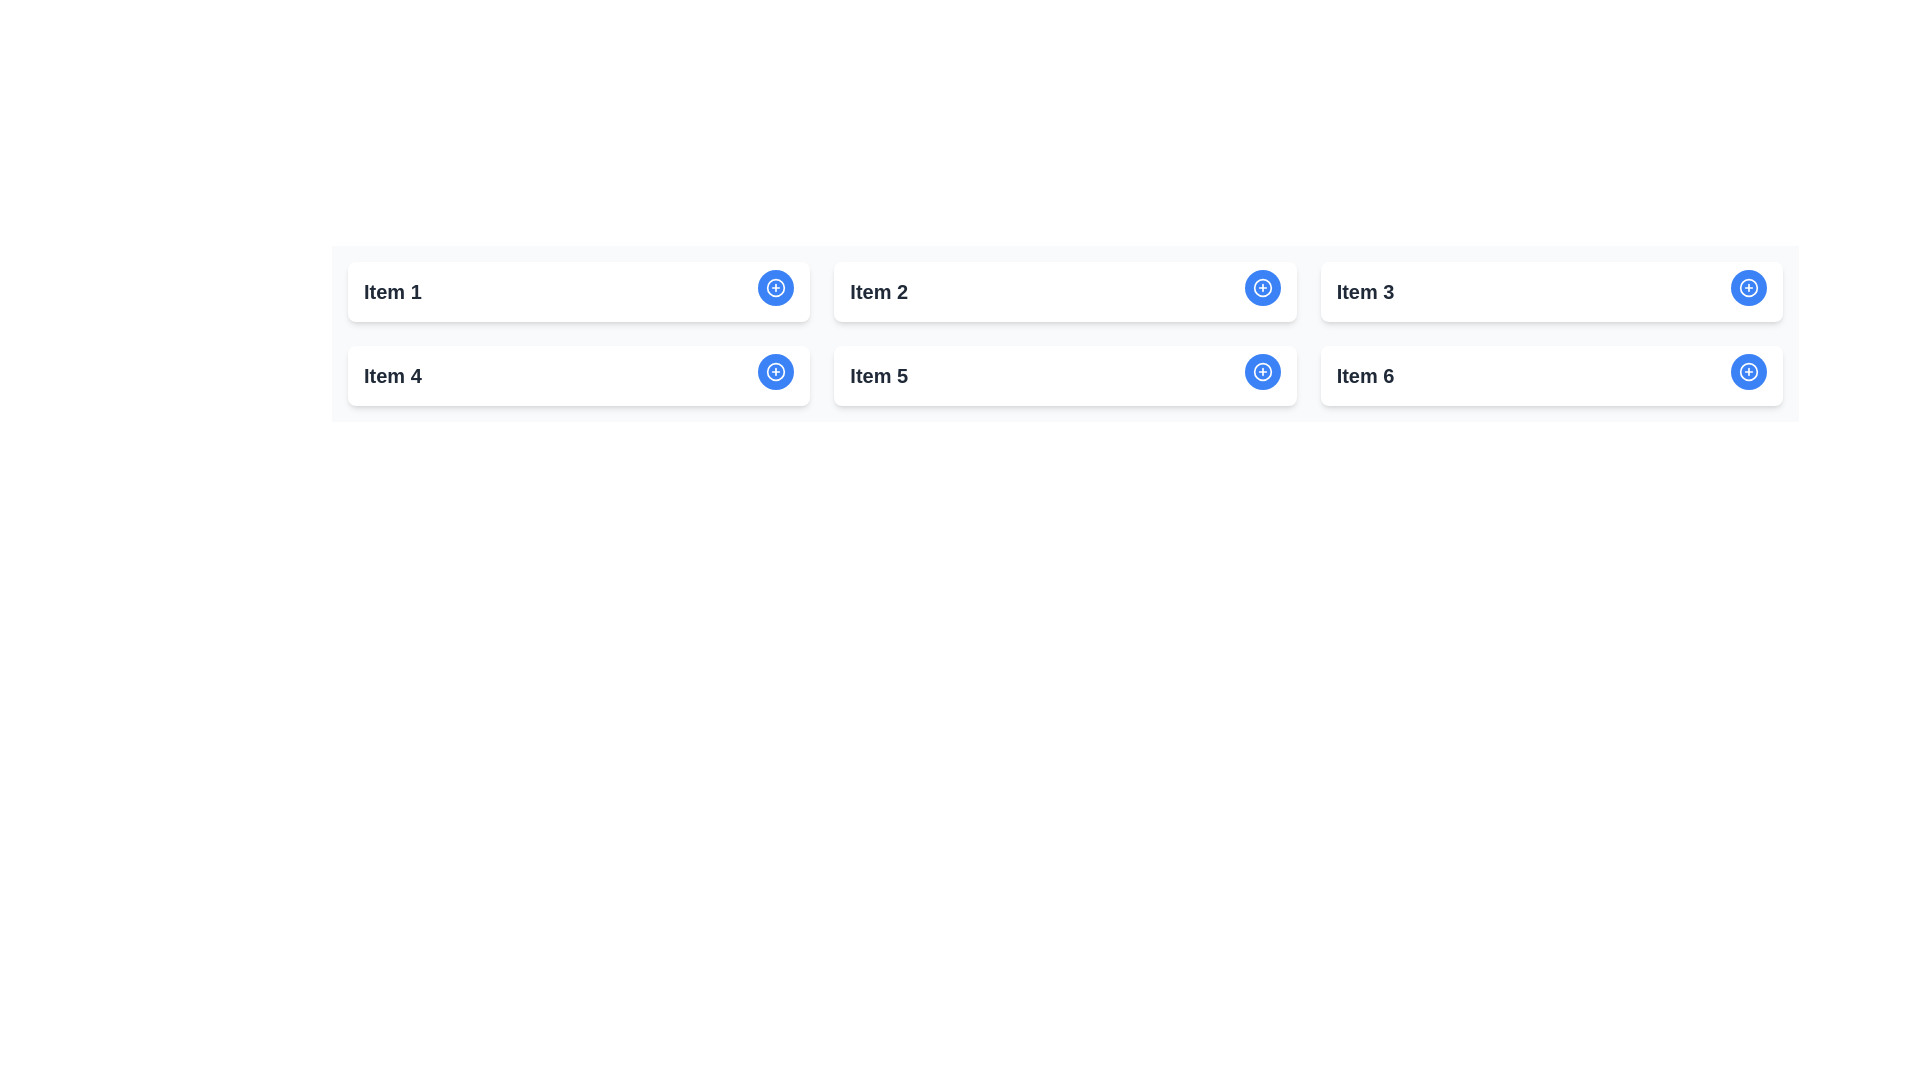 This screenshot has height=1080, width=1920. Describe the element at coordinates (392, 292) in the screenshot. I see `the 'Item 1' text label, which serves as a title or header for a grouping in the topmost row of a grid layout` at that location.